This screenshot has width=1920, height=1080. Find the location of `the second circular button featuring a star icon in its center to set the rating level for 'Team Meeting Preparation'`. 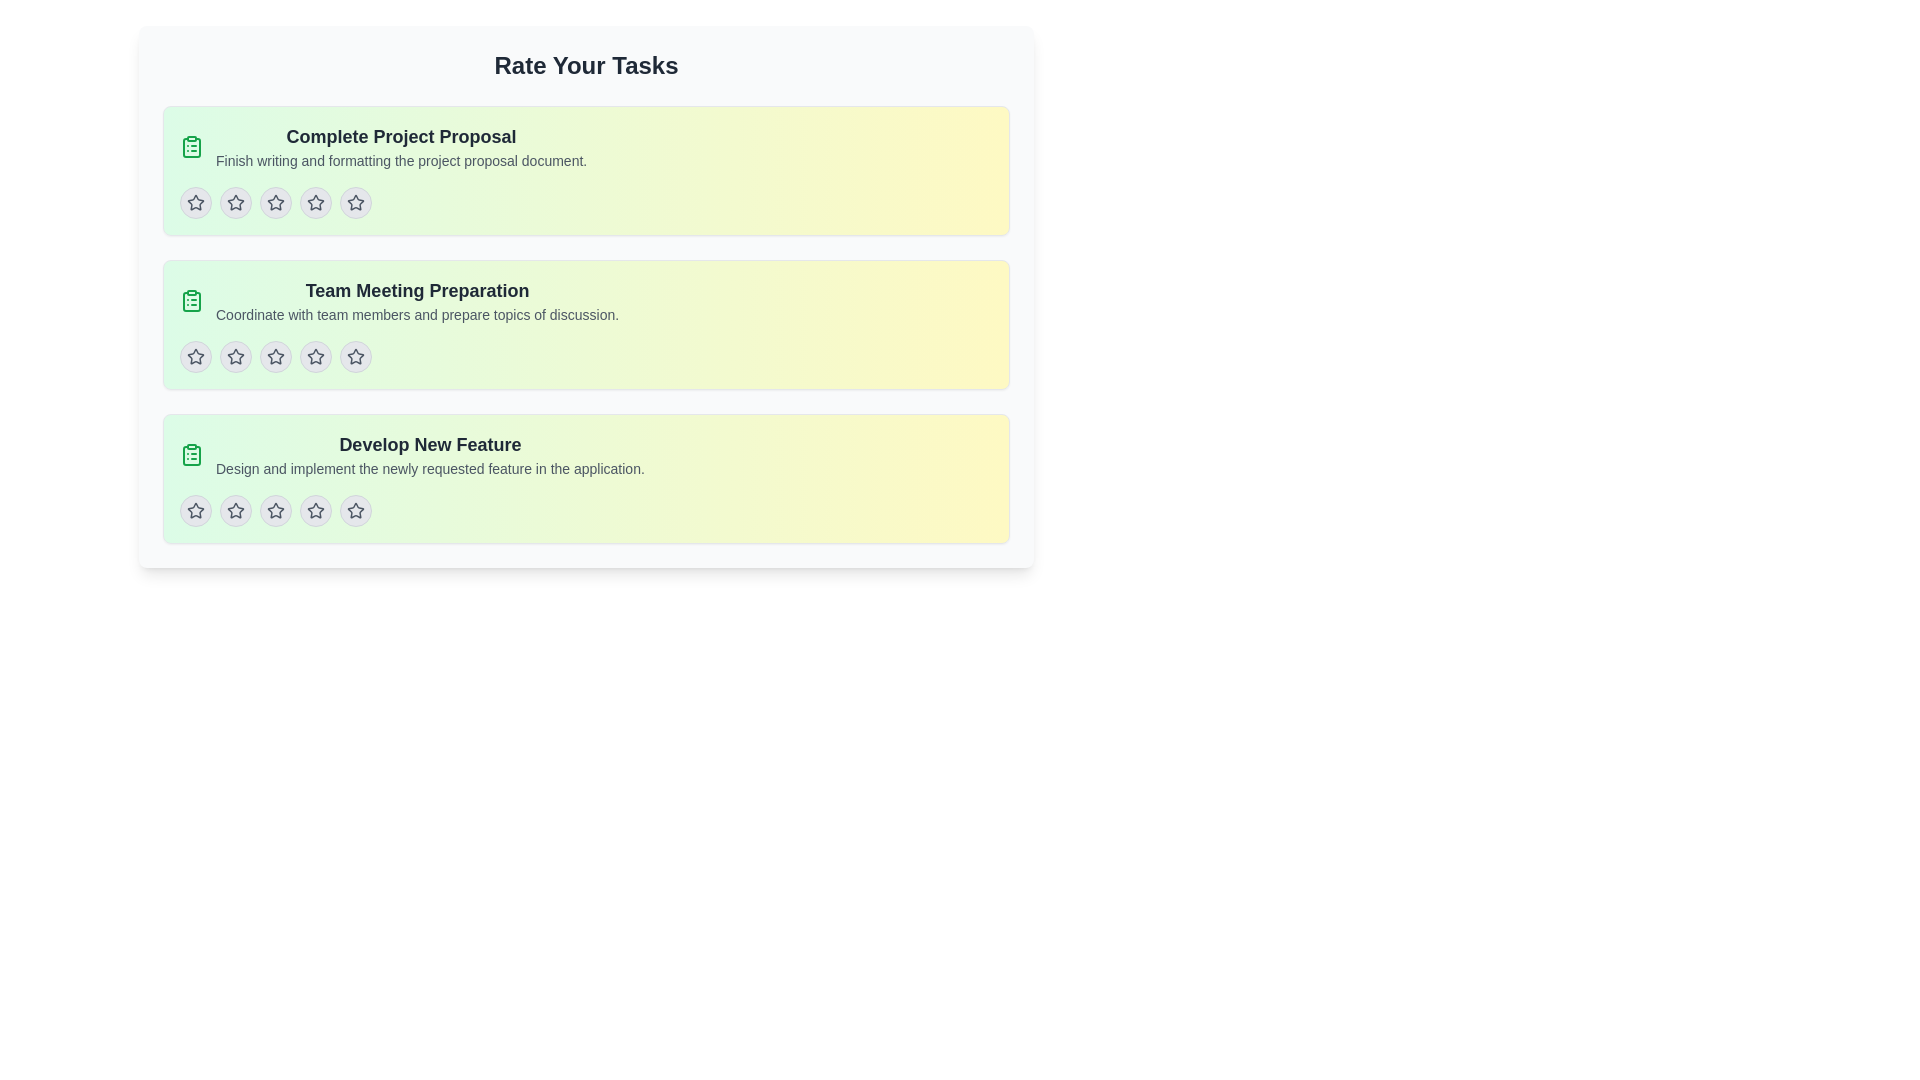

the second circular button featuring a star icon in its center to set the rating level for 'Team Meeting Preparation' is located at coordinates (235, 356).